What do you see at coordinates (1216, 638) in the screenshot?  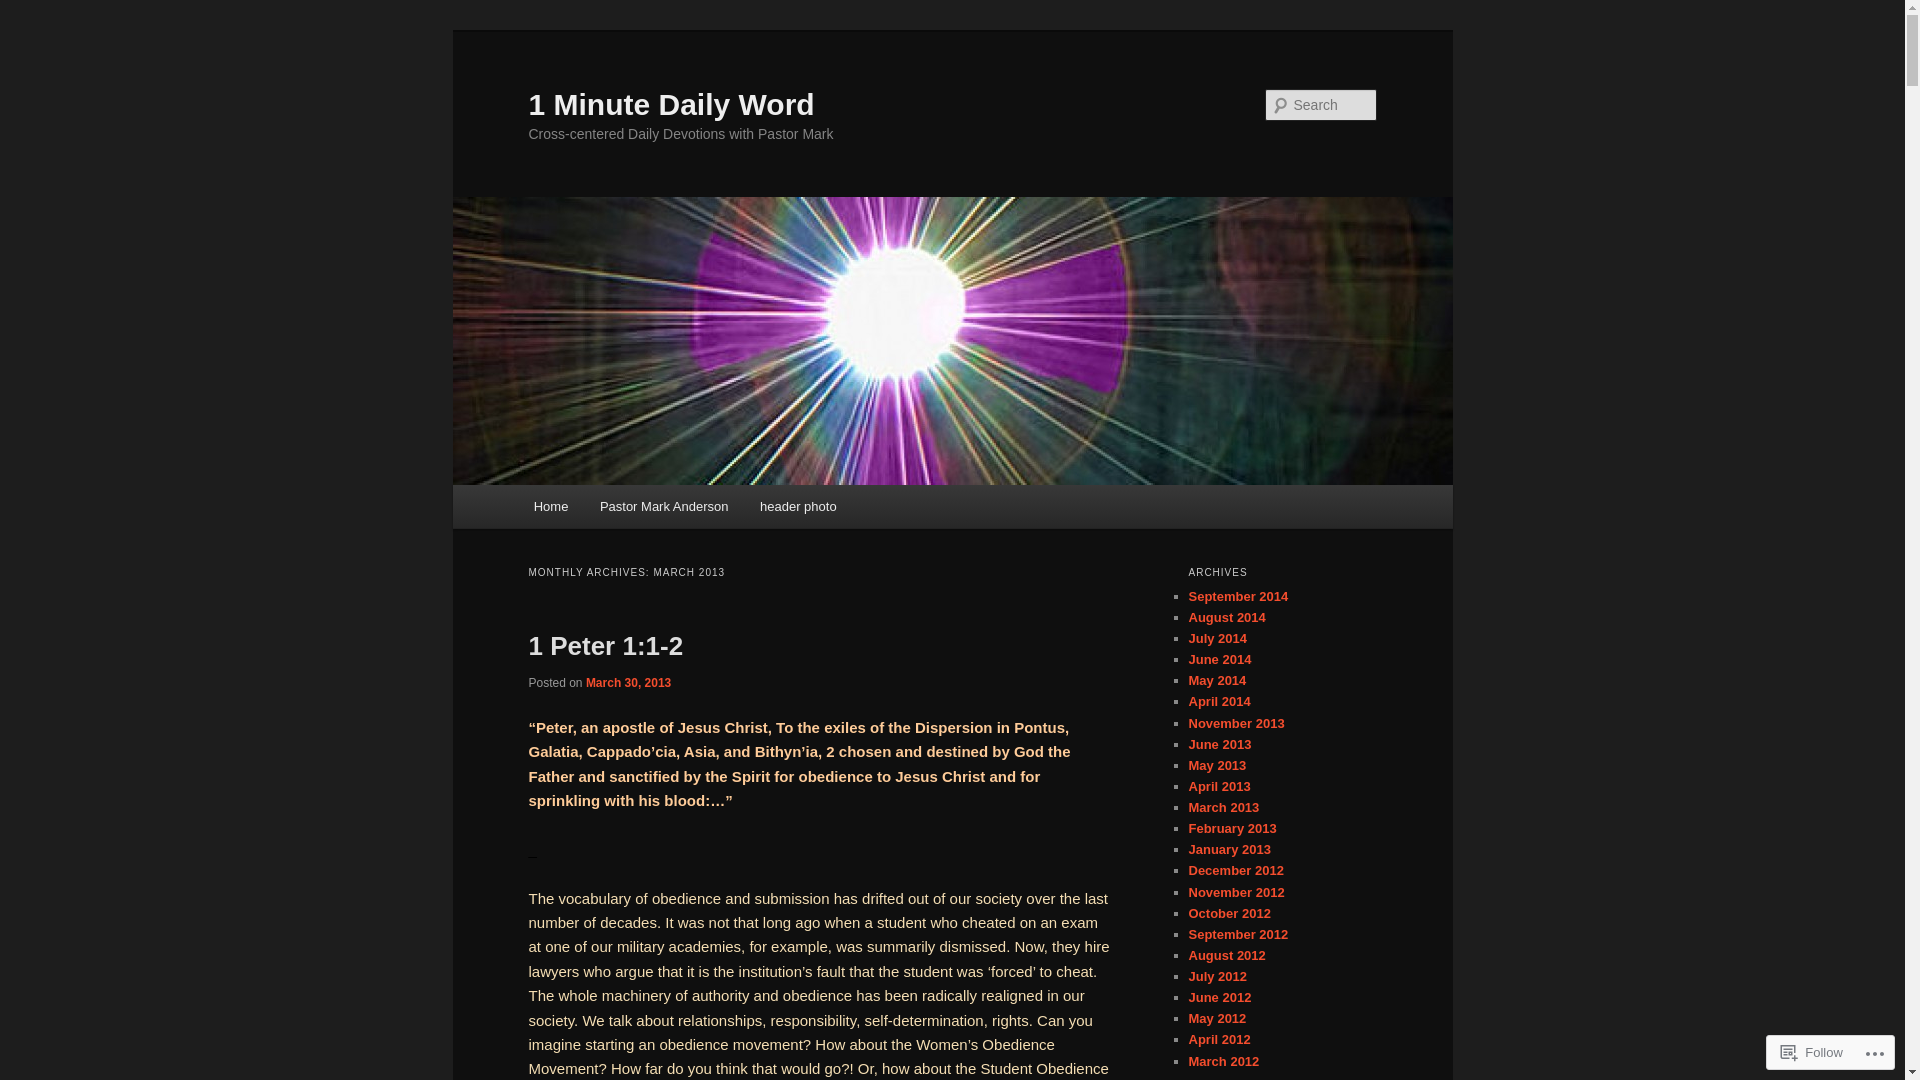 I see `'July 2014'` at bounding box center [1216, 638].